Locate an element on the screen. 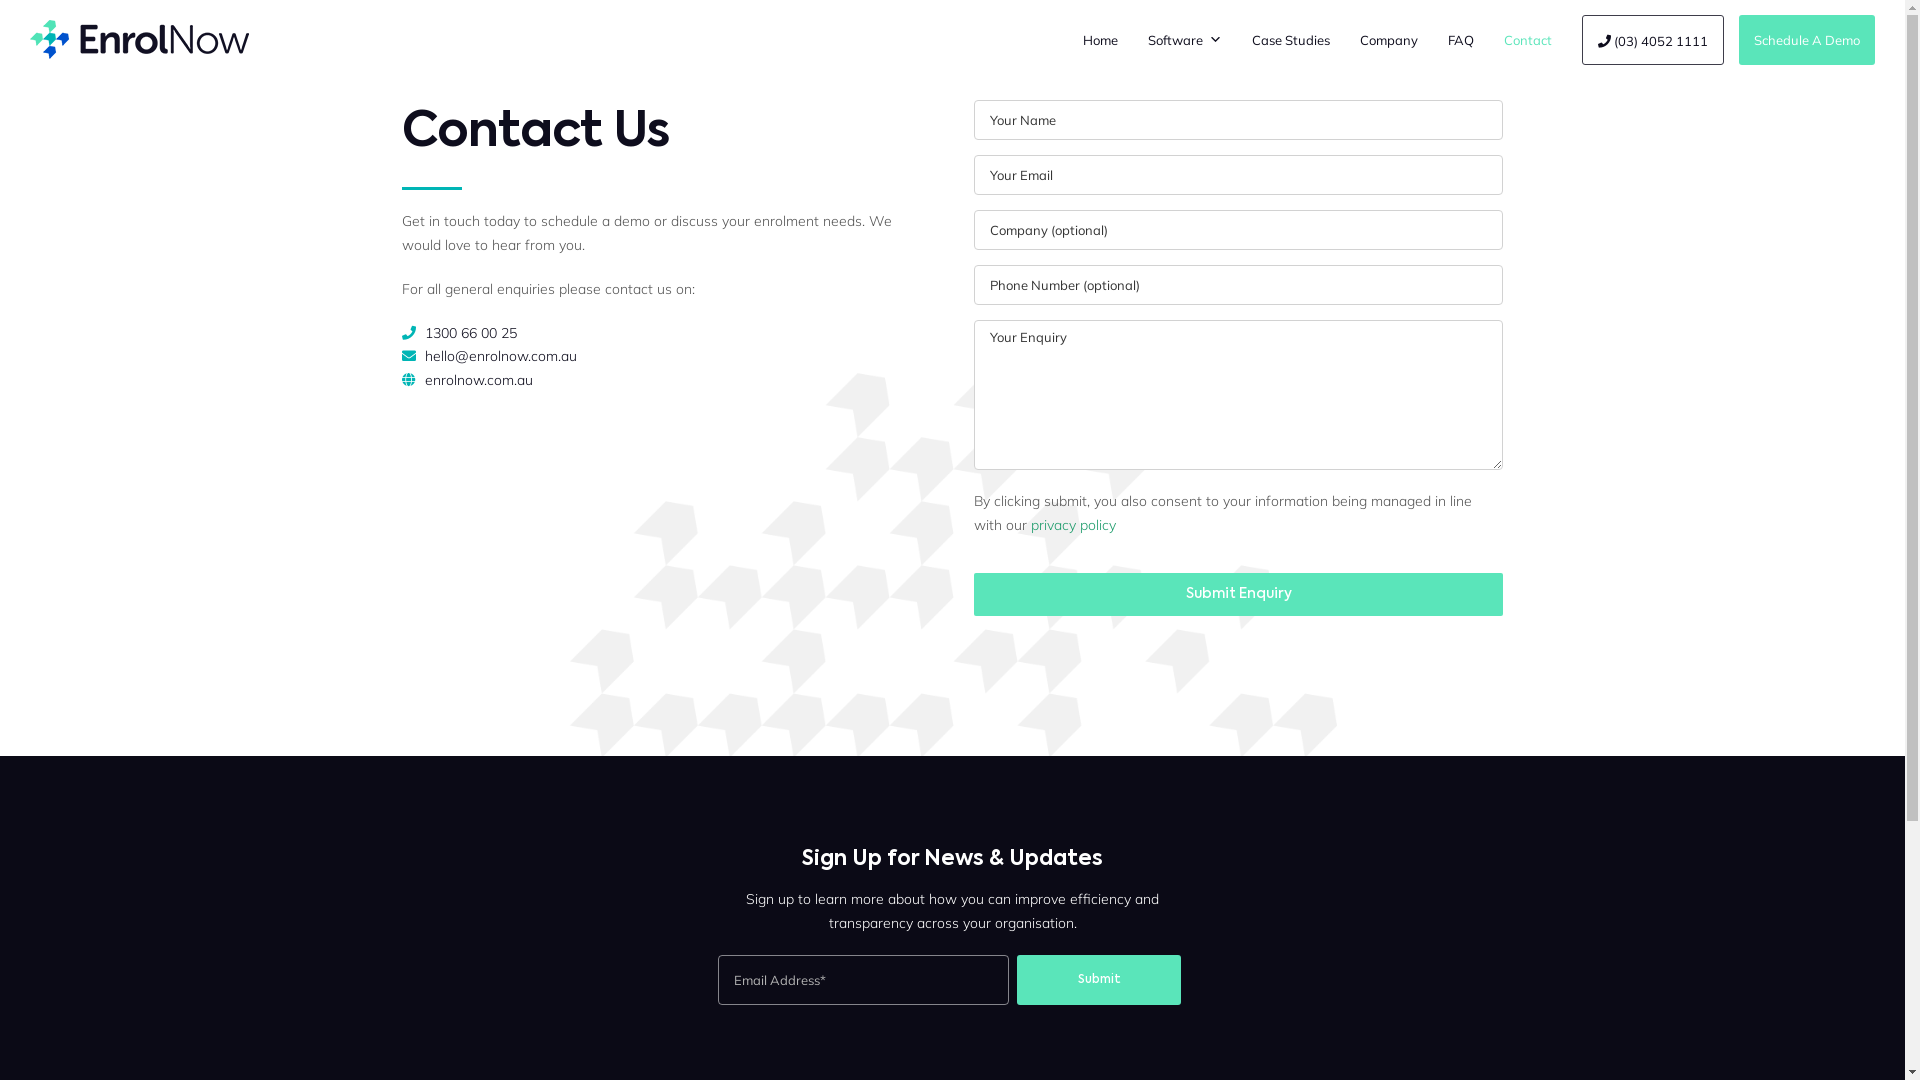 This screenshot has height=1080, width=1920. '(03) 4052 1111' is located at coordinates (1652, 39).